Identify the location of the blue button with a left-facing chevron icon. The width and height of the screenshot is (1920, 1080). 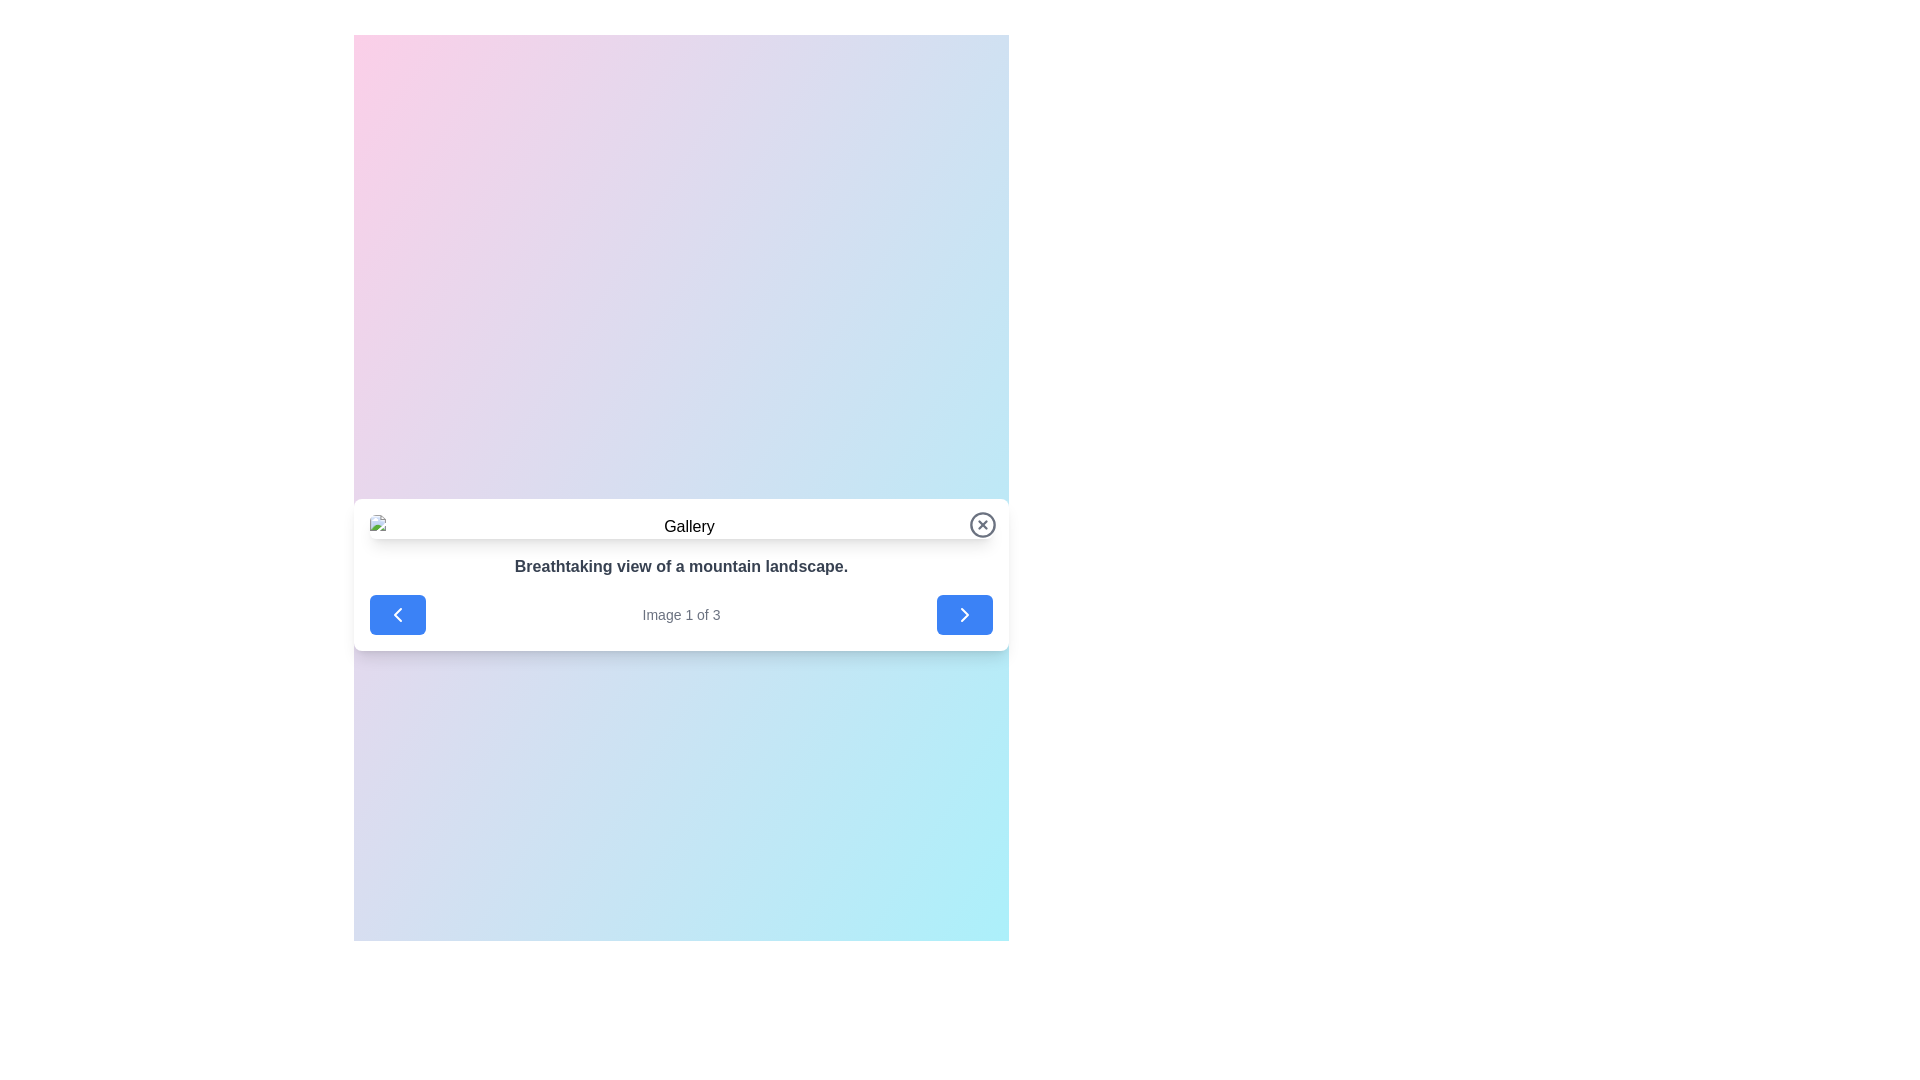
(398, 613).